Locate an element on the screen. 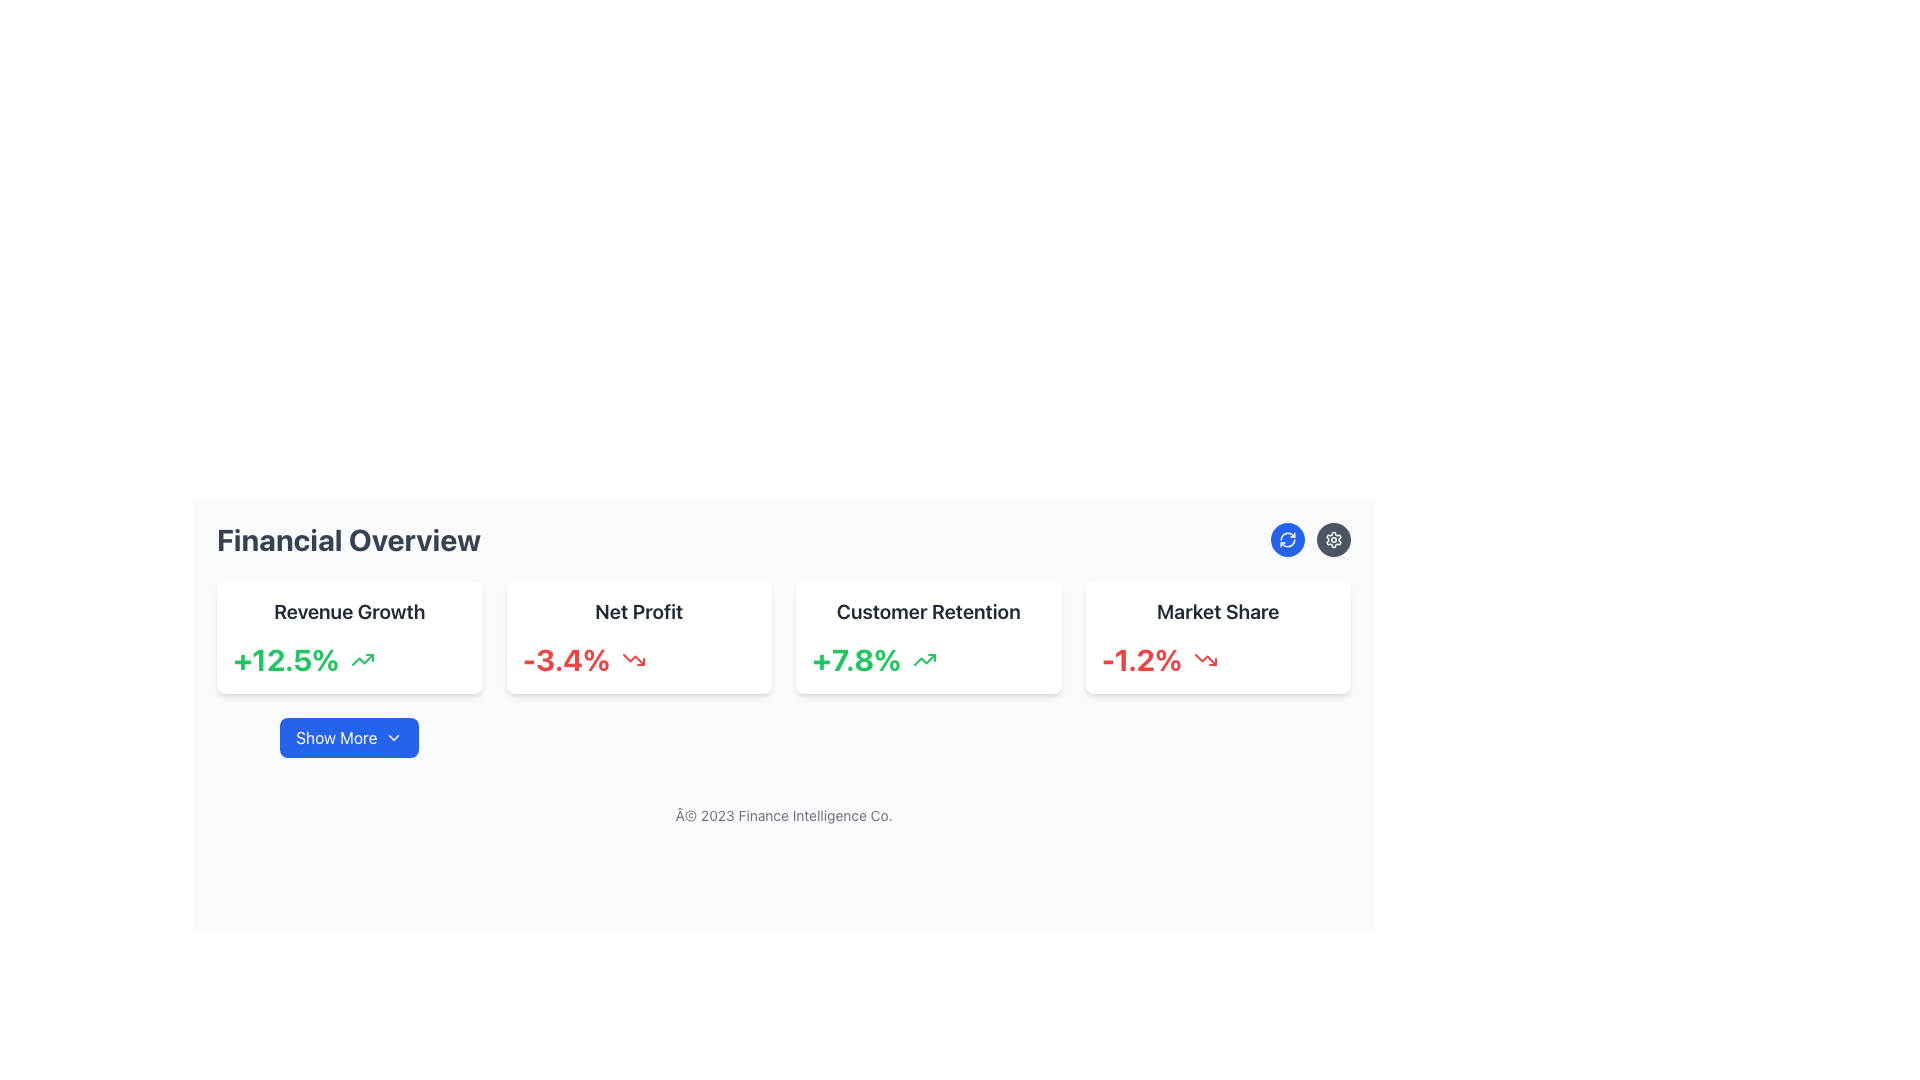 The image size is (1920, 1080). the positive progression icon located immediately to the right of the '+12.5%' text in the first card of the Financial Overview section is located at coordinates (363, 659).